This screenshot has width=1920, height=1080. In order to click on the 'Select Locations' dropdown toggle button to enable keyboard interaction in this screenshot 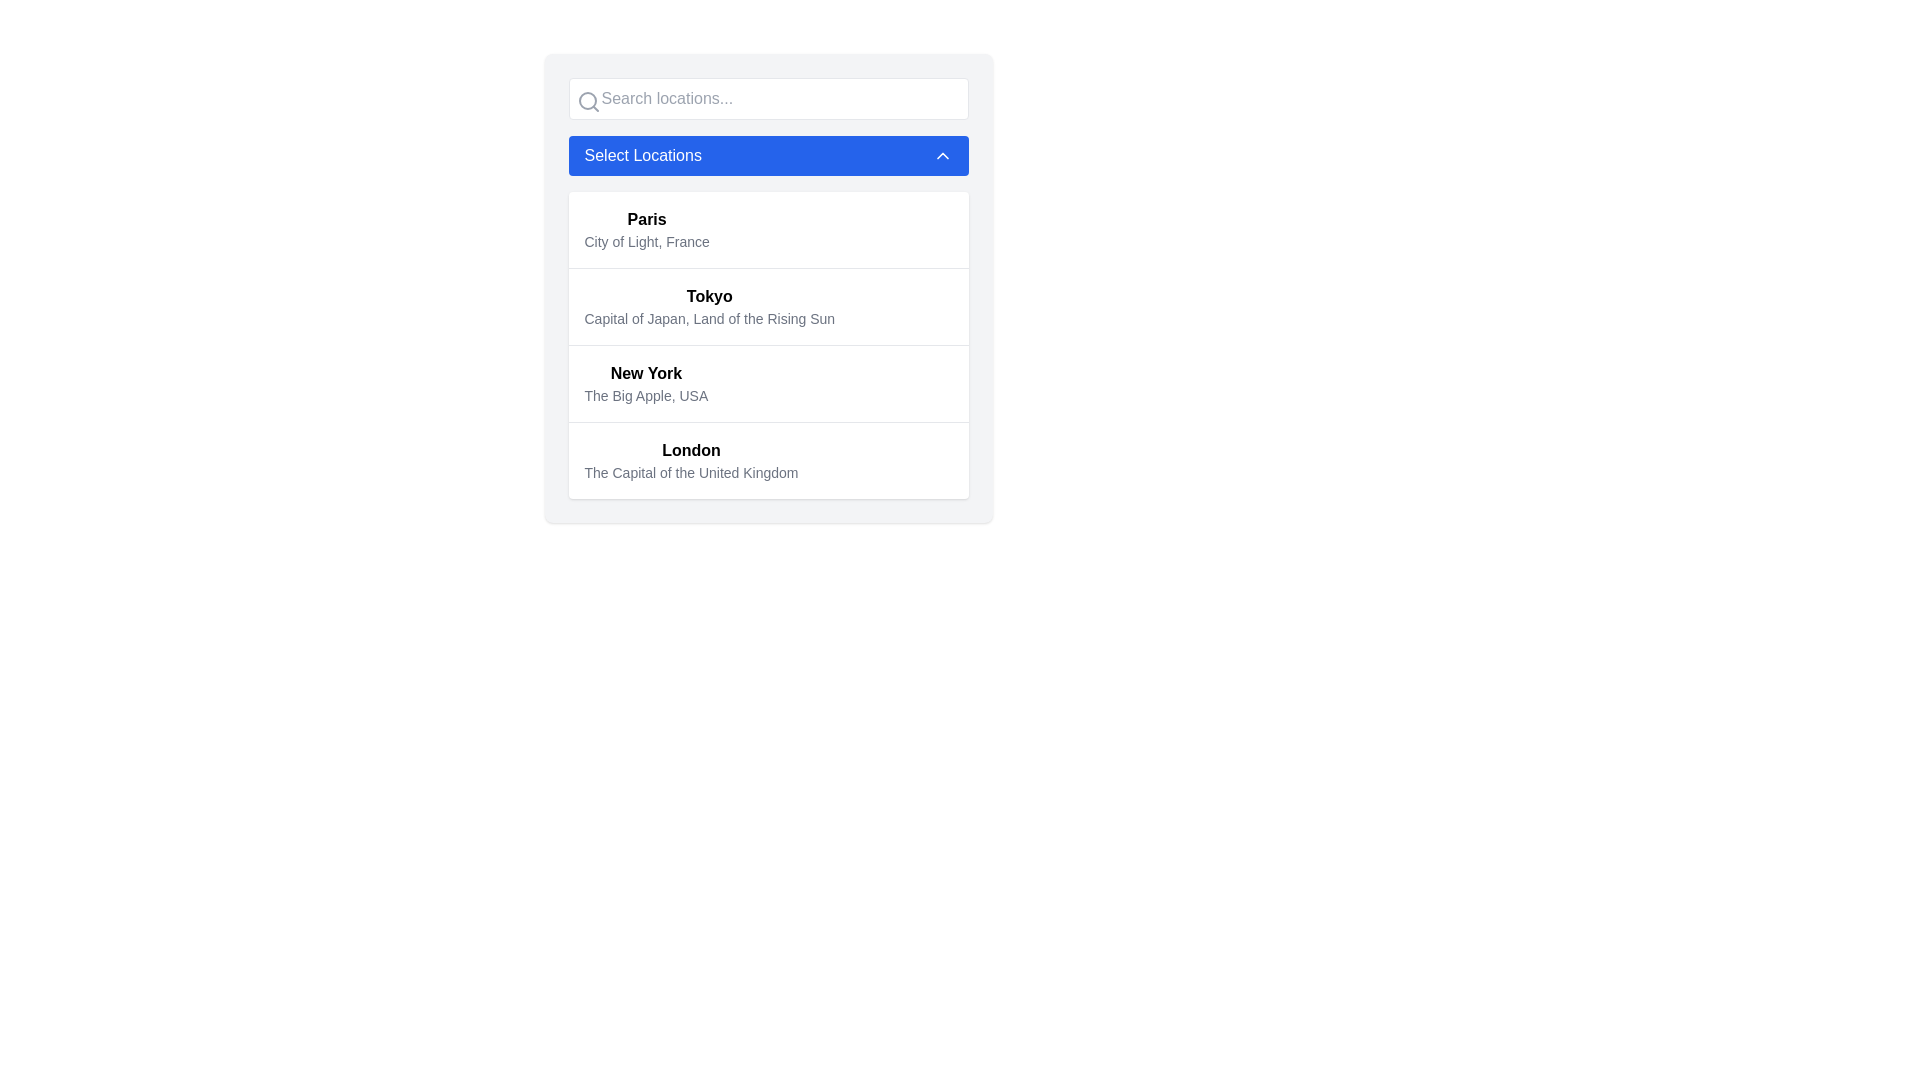, I will do `click(767, 154)`.